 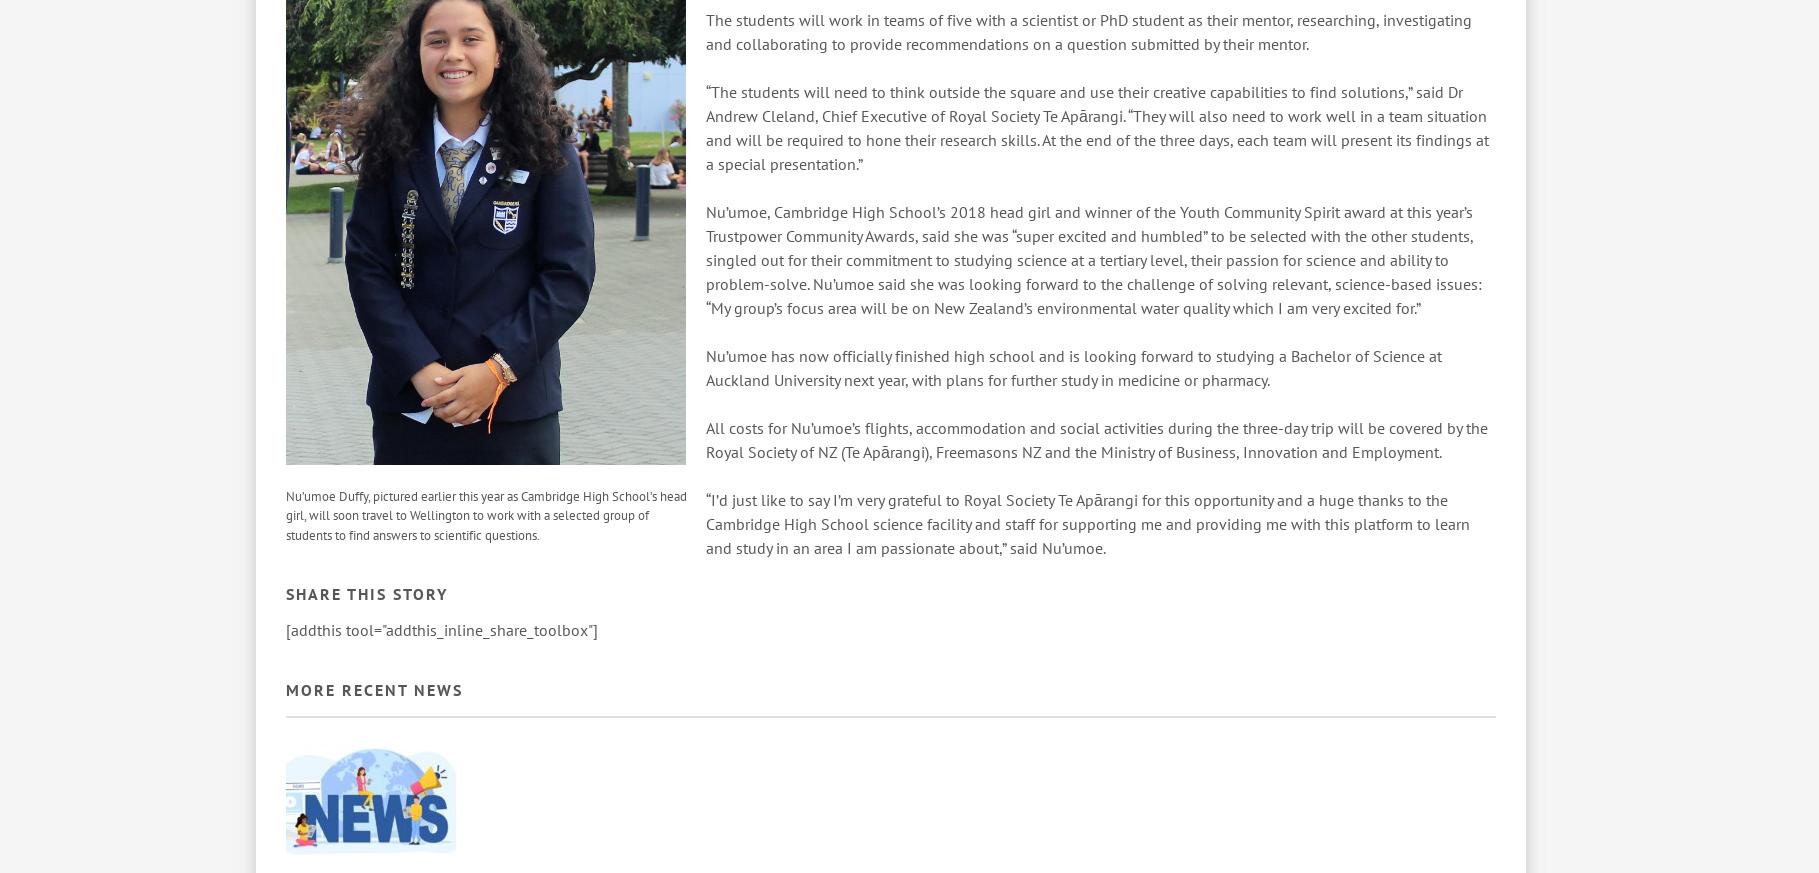 I want to click on 'Nu’umoe Duffy, pictured earlier this year as Cambridge High School’s head girl, will soon travel to Wellington to work with a selected group of students to find answers to scientific questions.', so click(x=486, y=515).